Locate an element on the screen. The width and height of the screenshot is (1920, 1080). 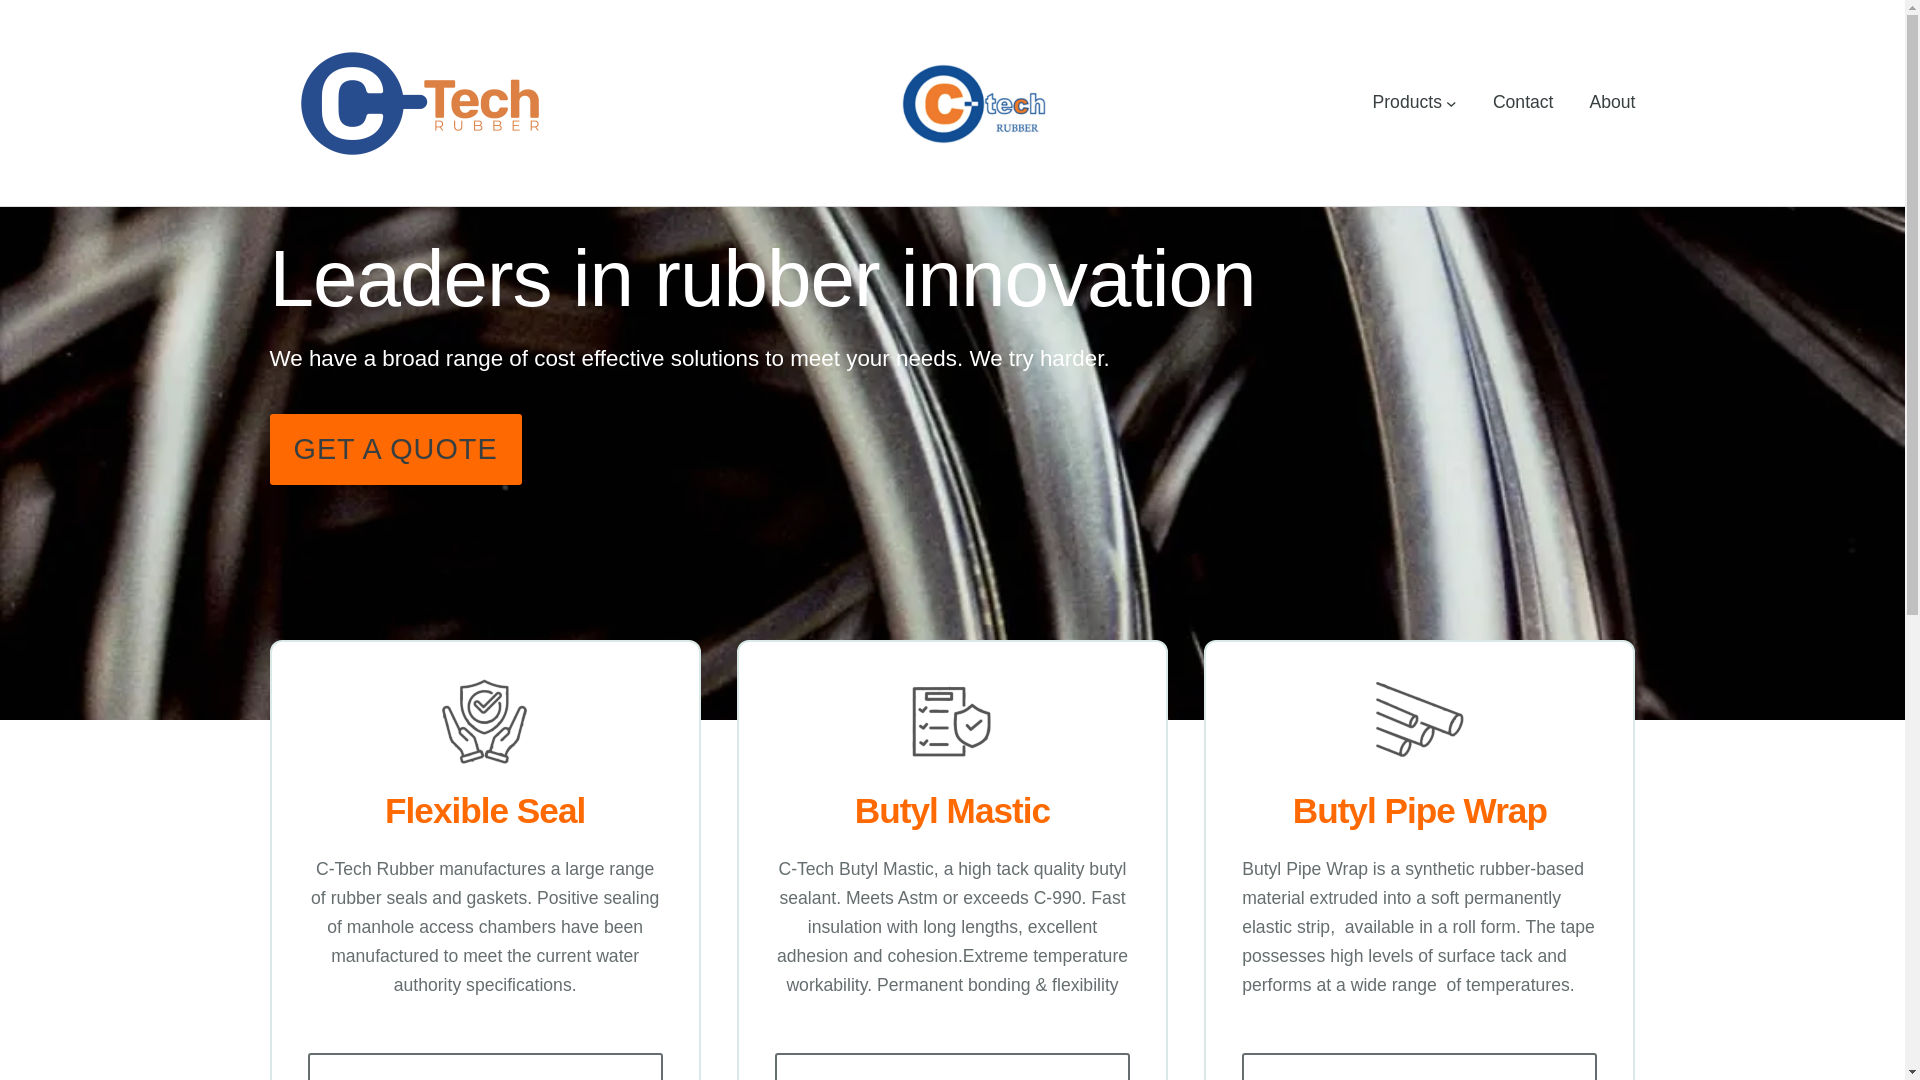
'GET A QUOTE' is located at coordinates (395, 450).